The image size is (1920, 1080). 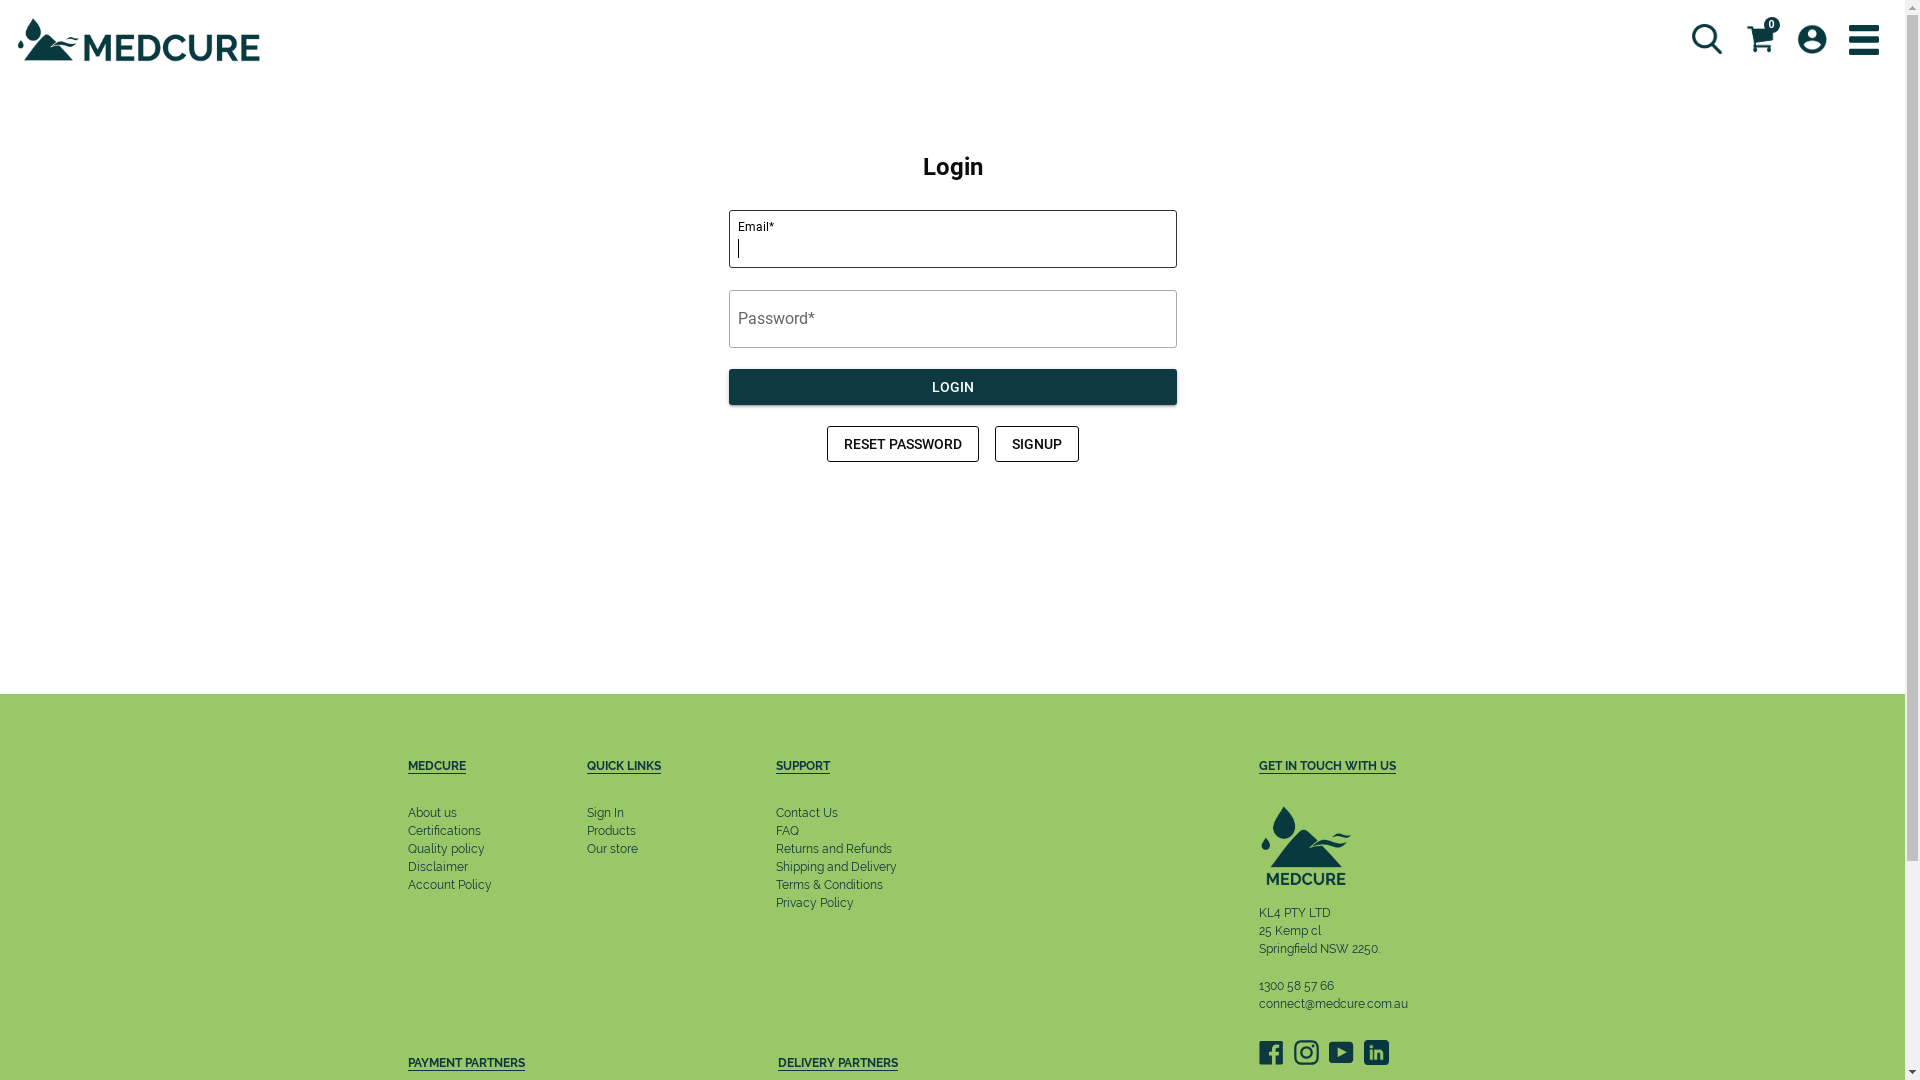 I want to click on 'Products', so click(x=610, y=830).